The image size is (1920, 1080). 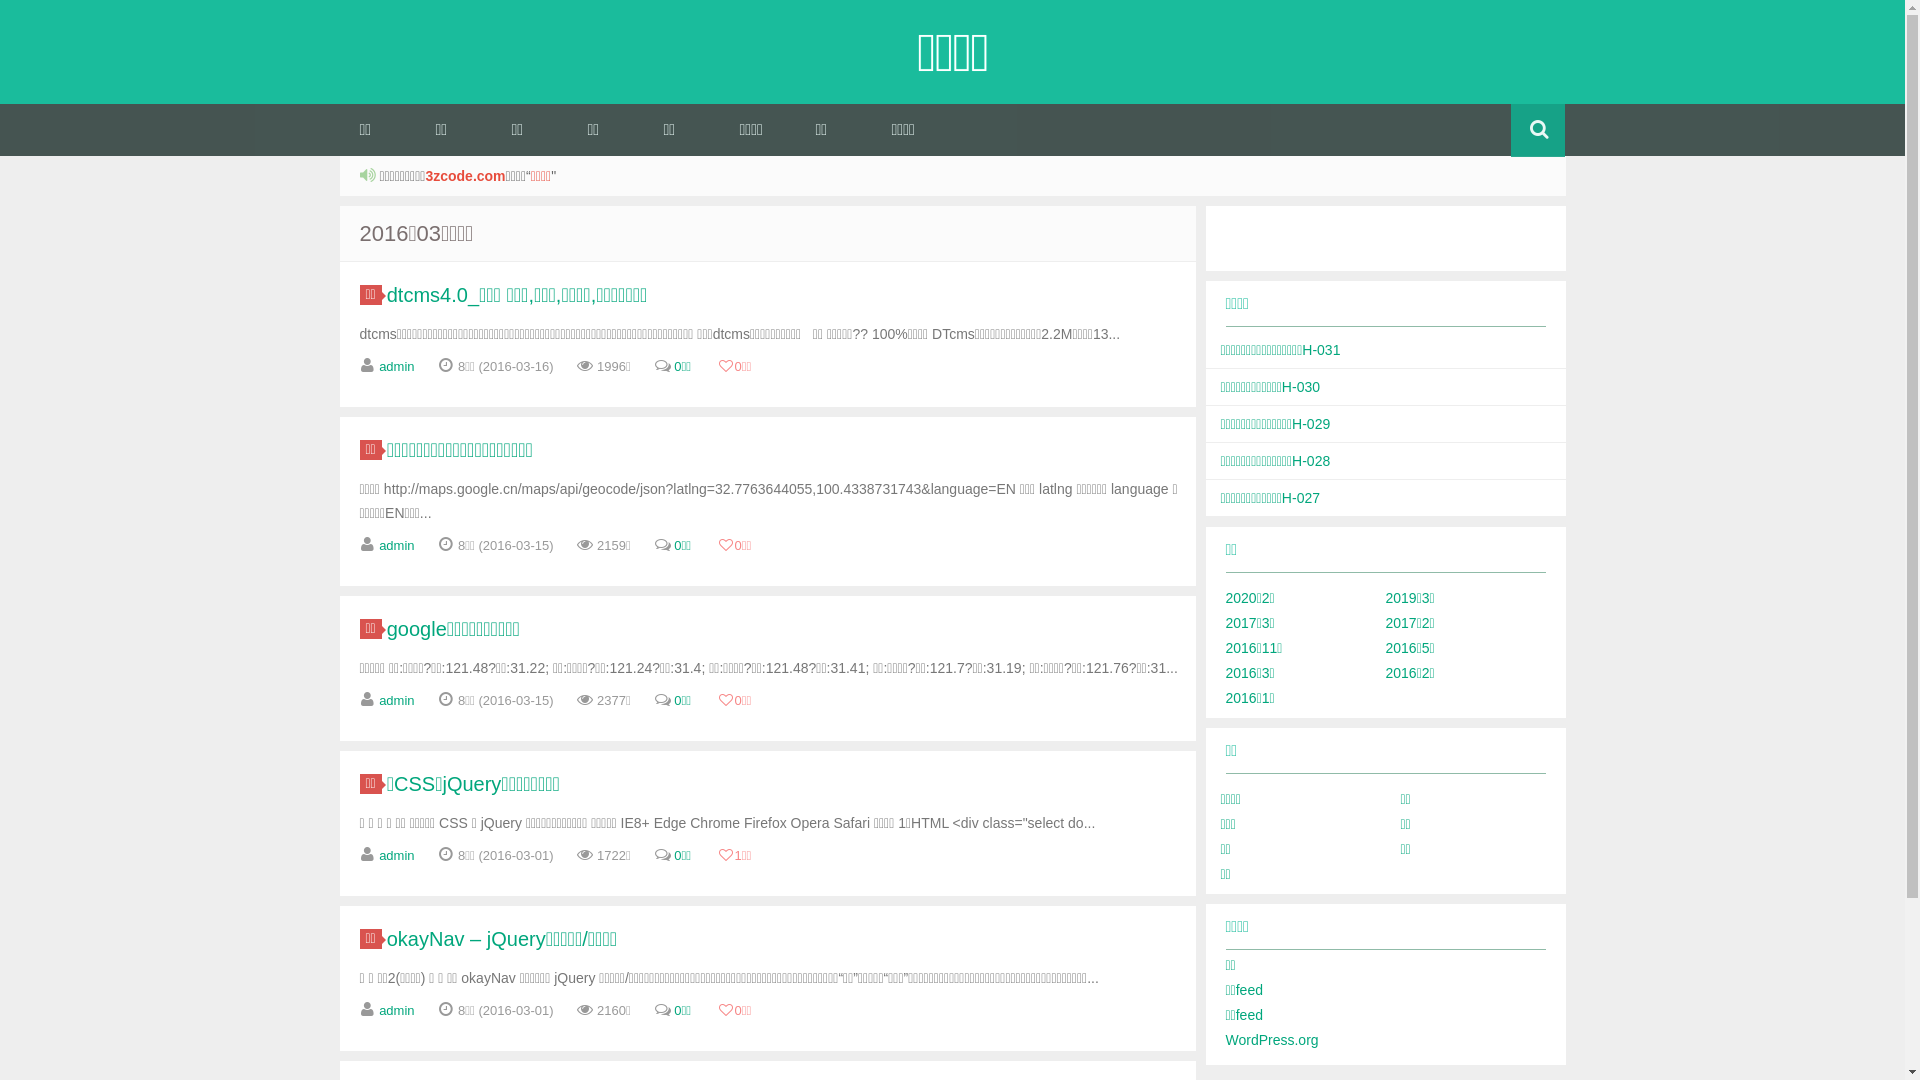 What do you see at coordinates (464, 175) in the screenshot?
I see `'3zcode.com'` at bounding box center [464, 175].